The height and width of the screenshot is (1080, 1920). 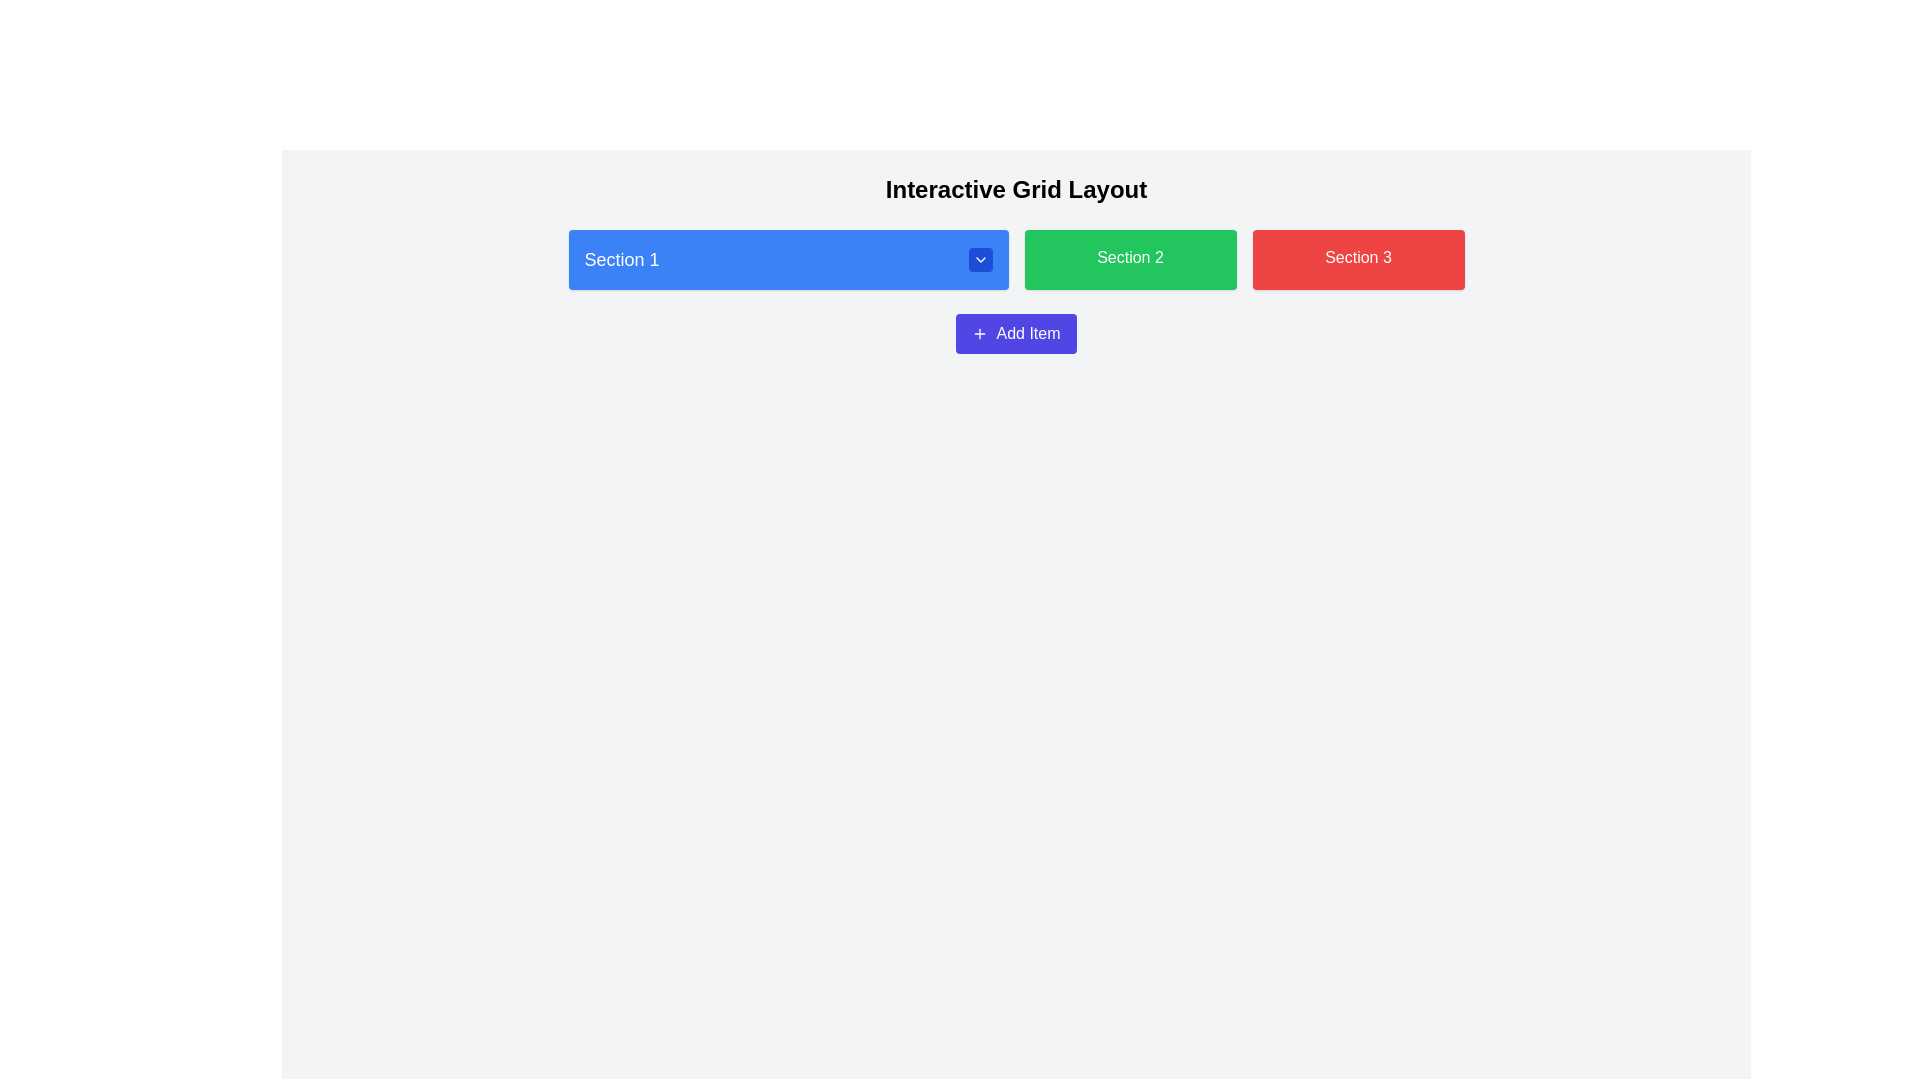 I want to click on the chevron-down icon located on the right side of the 'Section 1' button, so click(x=980, y=258).